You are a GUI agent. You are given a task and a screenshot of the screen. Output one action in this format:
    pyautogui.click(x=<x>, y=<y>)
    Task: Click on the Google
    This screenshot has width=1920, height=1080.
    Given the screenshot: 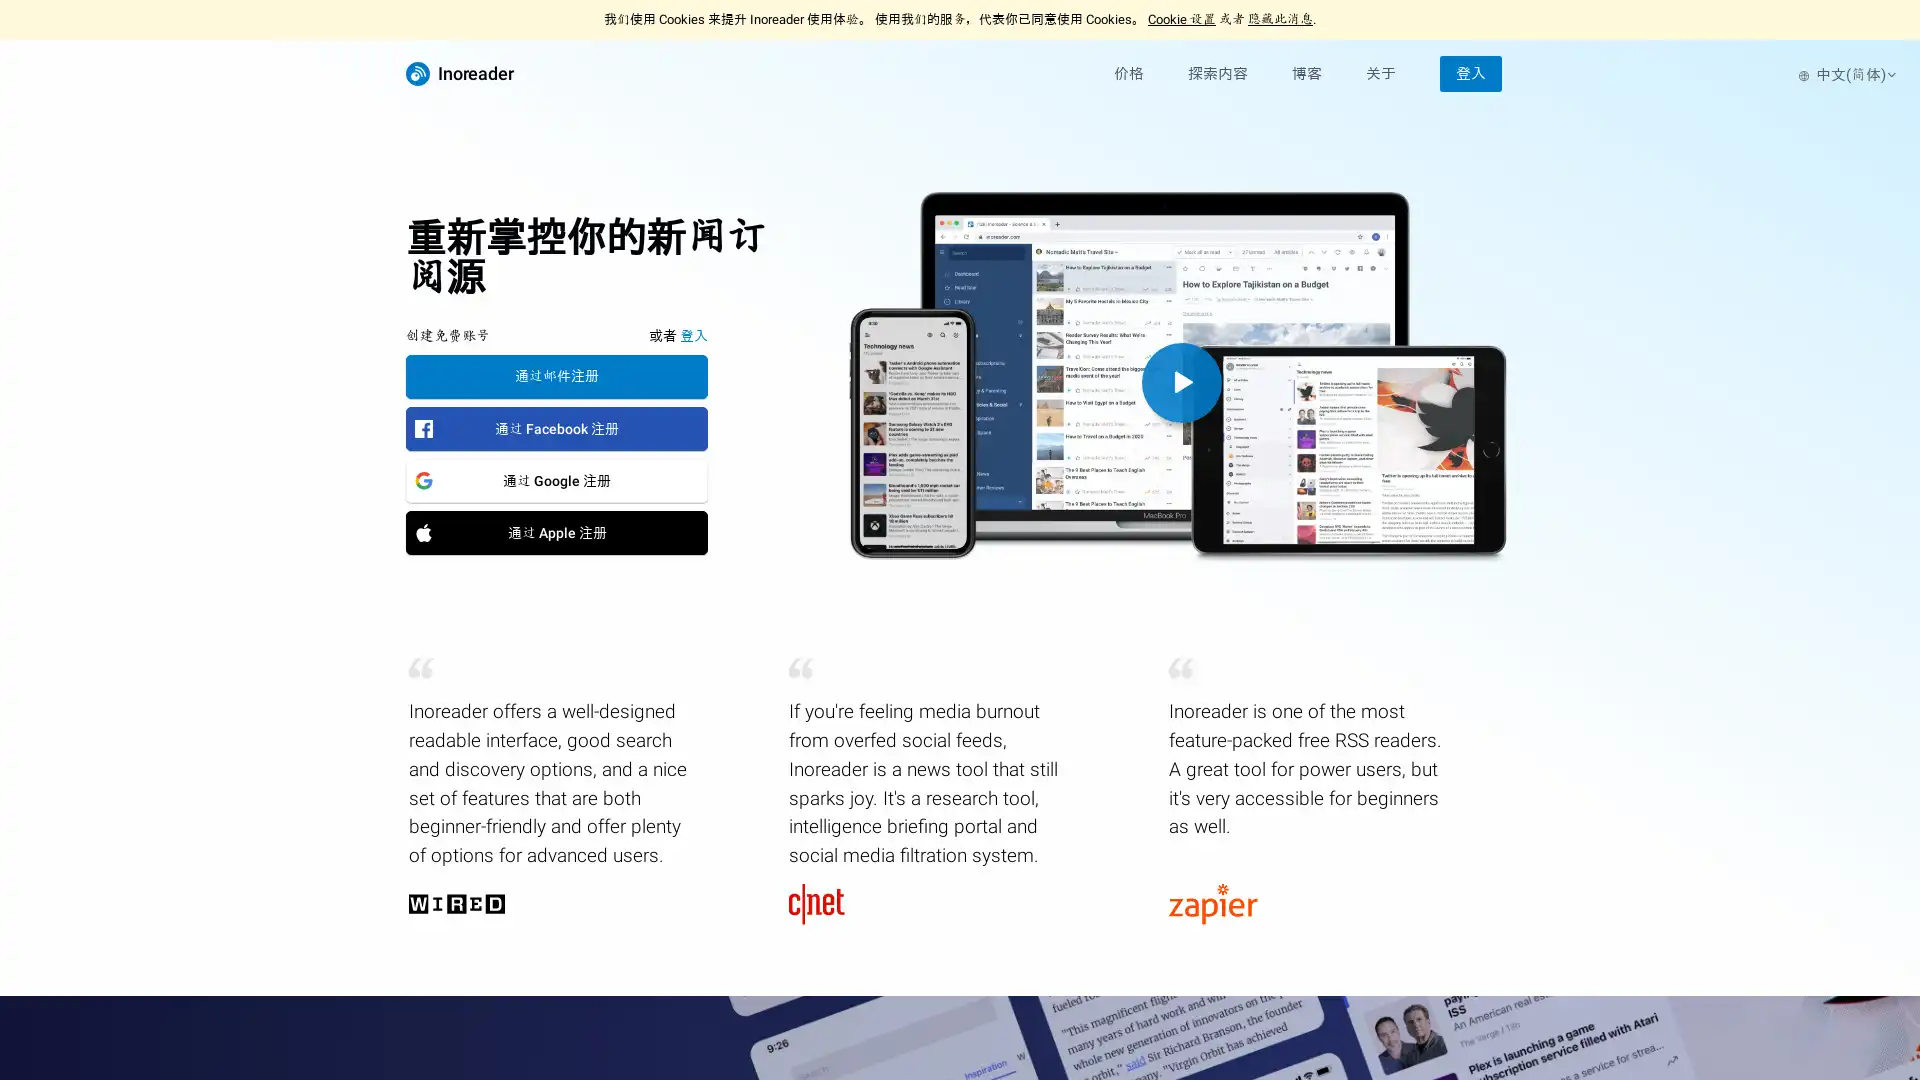 What is the action you would take?
    pyautogui.click(x=556, y=479)
    